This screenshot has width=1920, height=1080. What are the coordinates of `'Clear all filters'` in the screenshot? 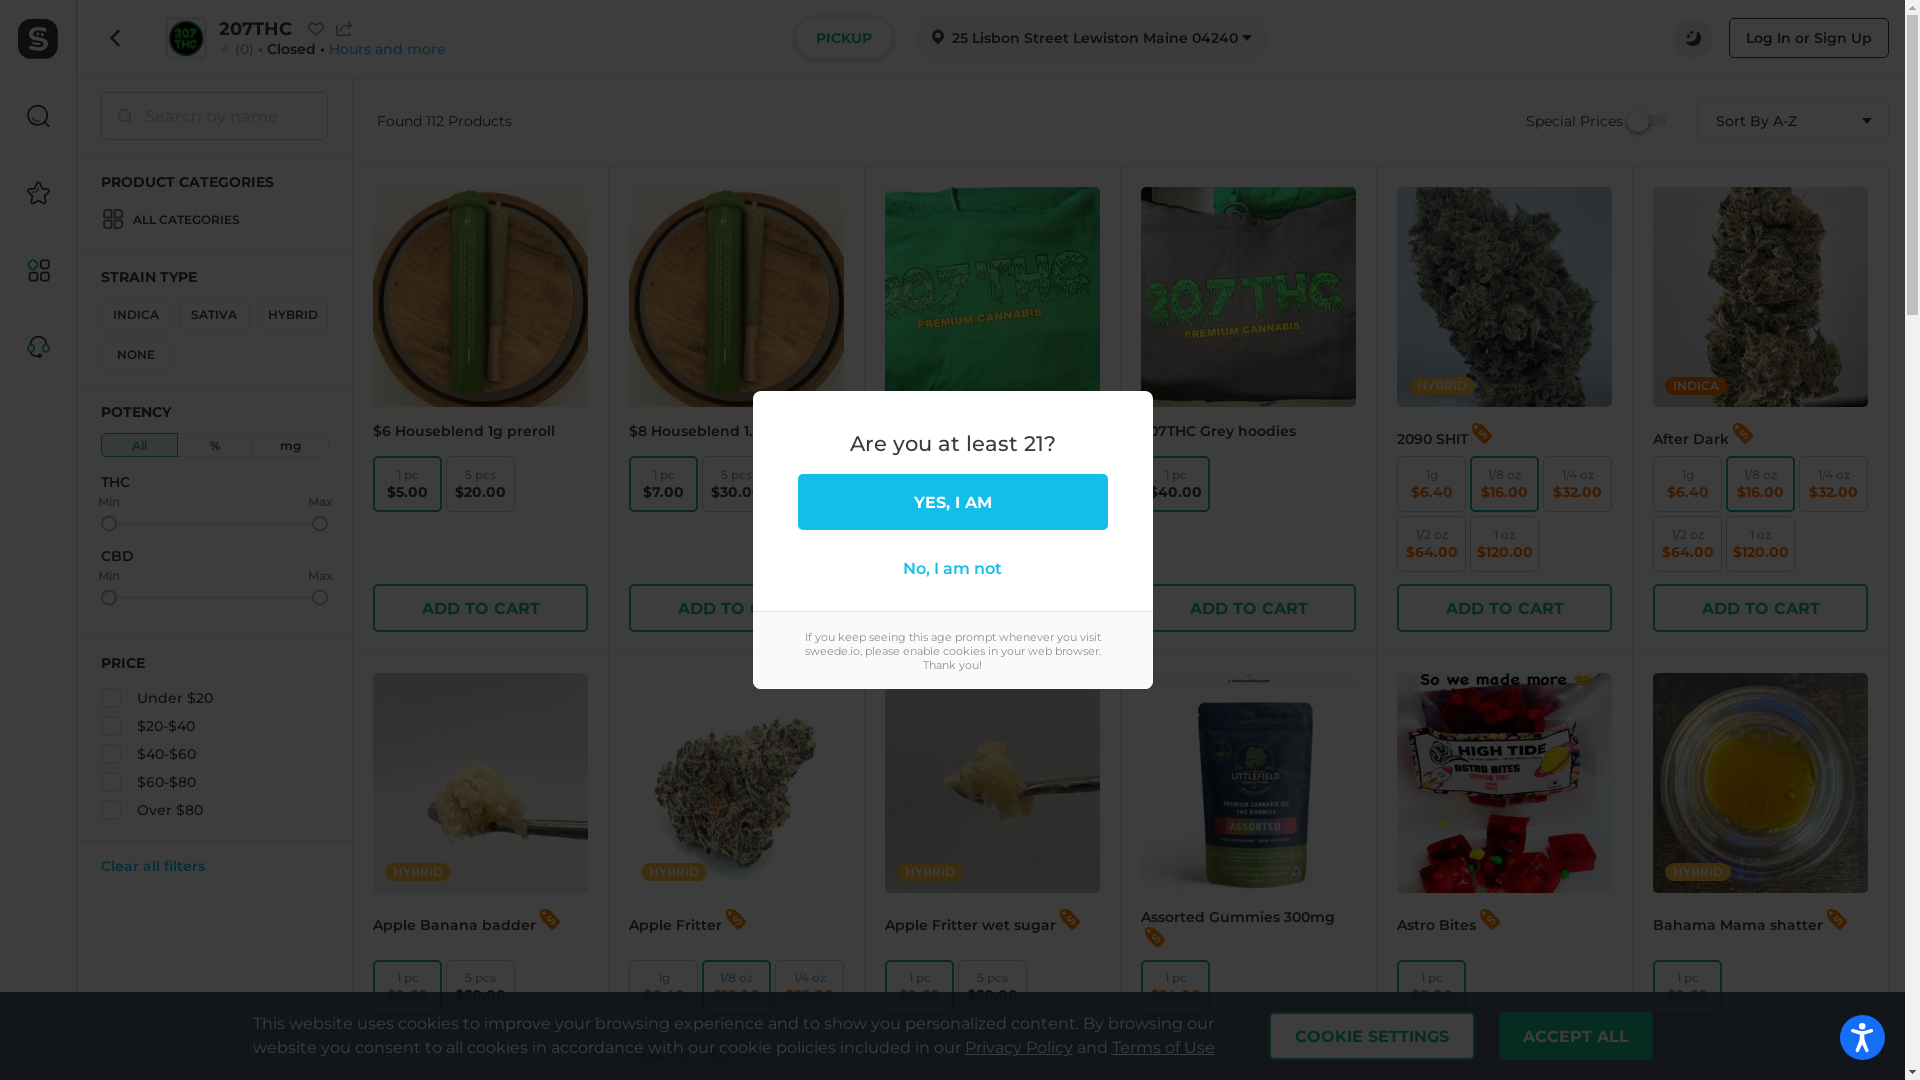 It's located at (214, 864).